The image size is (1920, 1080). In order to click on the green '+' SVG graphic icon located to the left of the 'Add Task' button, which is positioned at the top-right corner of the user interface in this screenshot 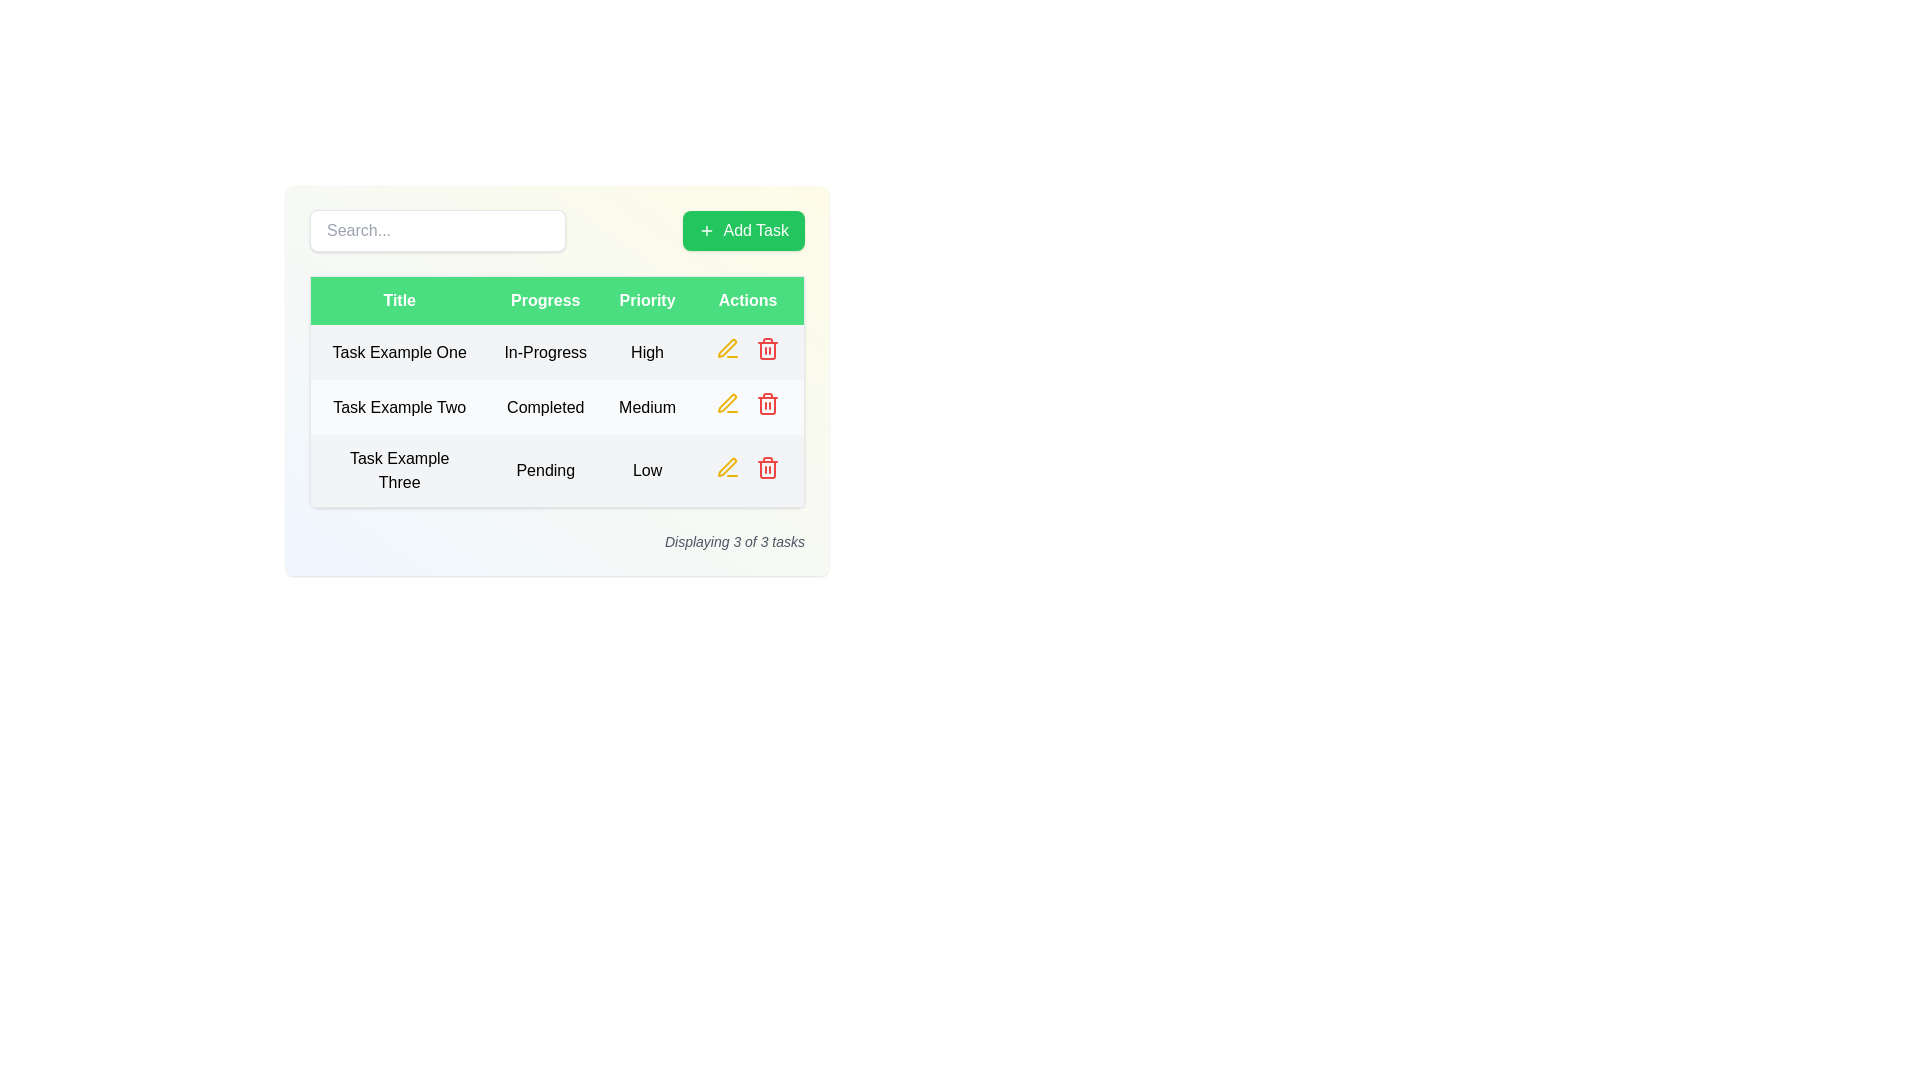, I will do `click(707, 230)`.